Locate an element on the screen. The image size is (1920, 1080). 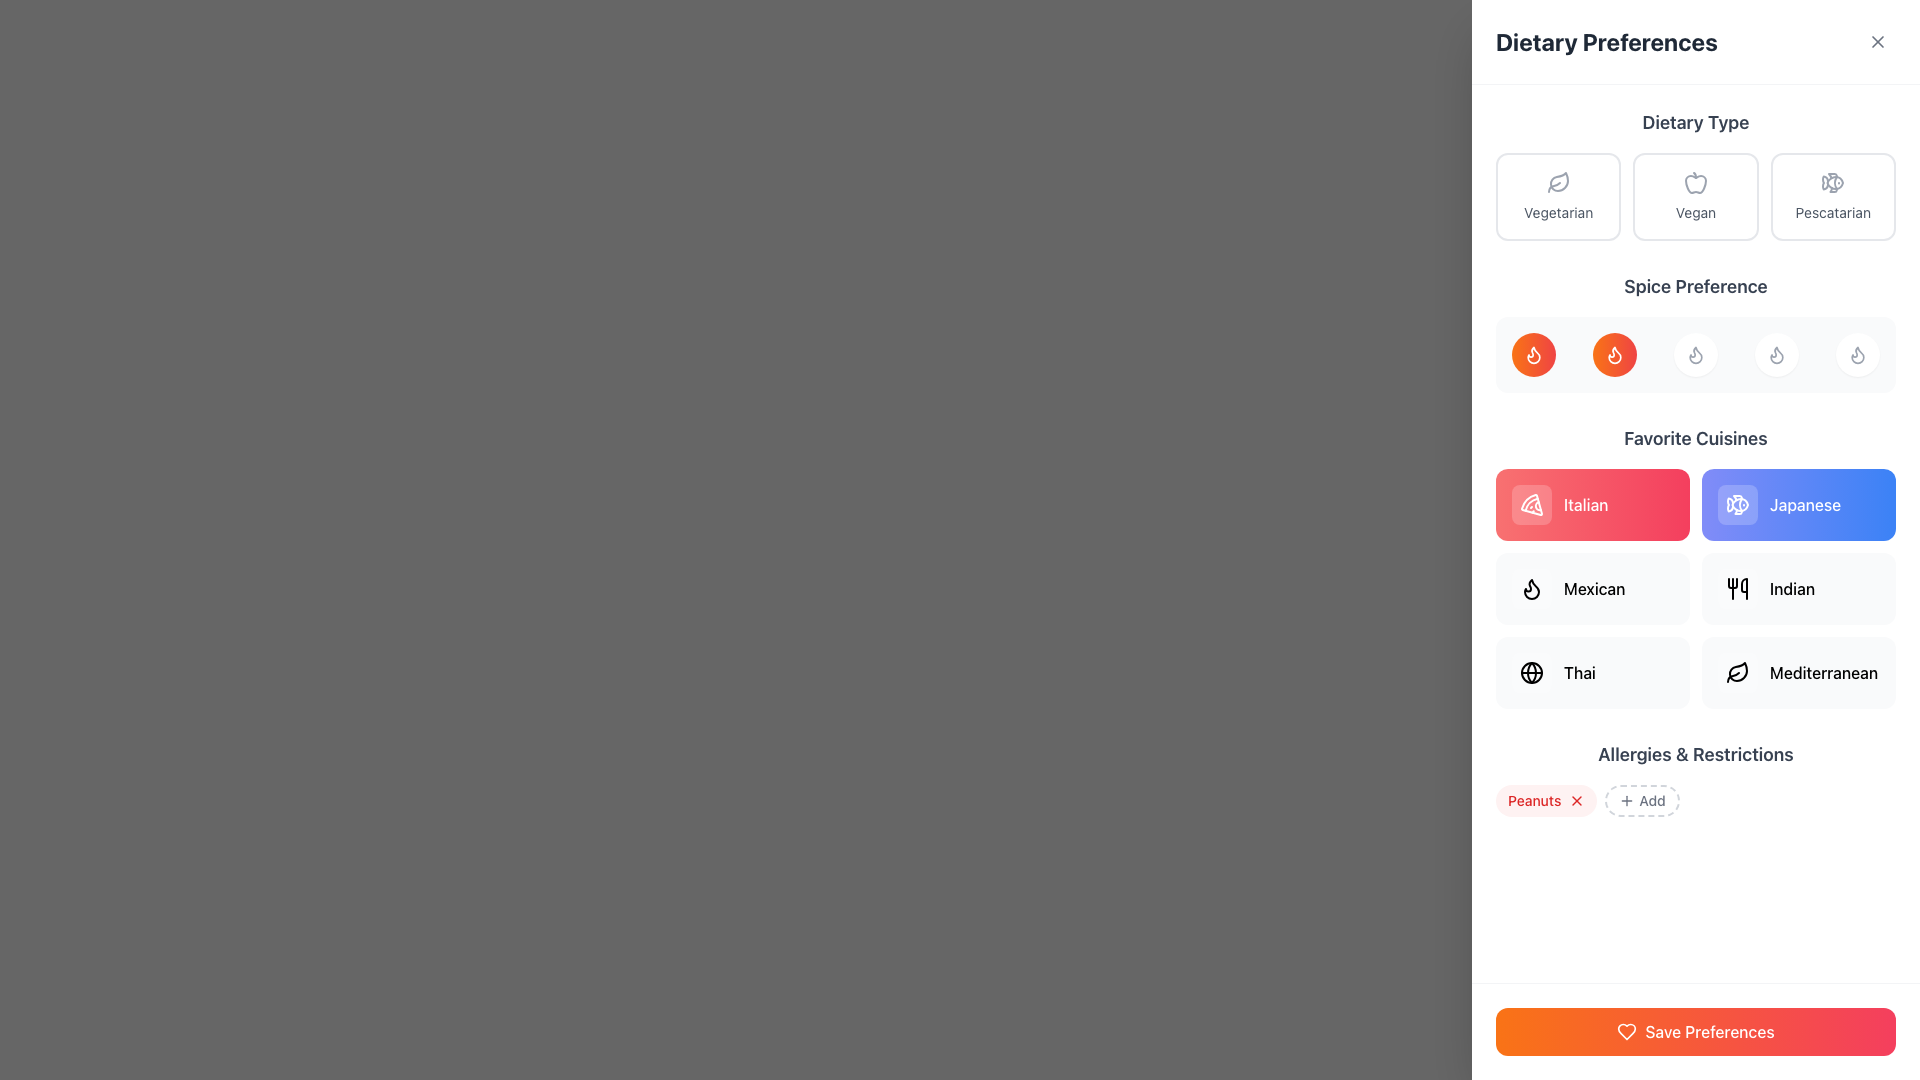
the 'Italian' cuisine button in the 'Favorite Cuisines' section of the preferences panel, which contains a decorative pizza slice icon is located at coordinates (1530, 504).